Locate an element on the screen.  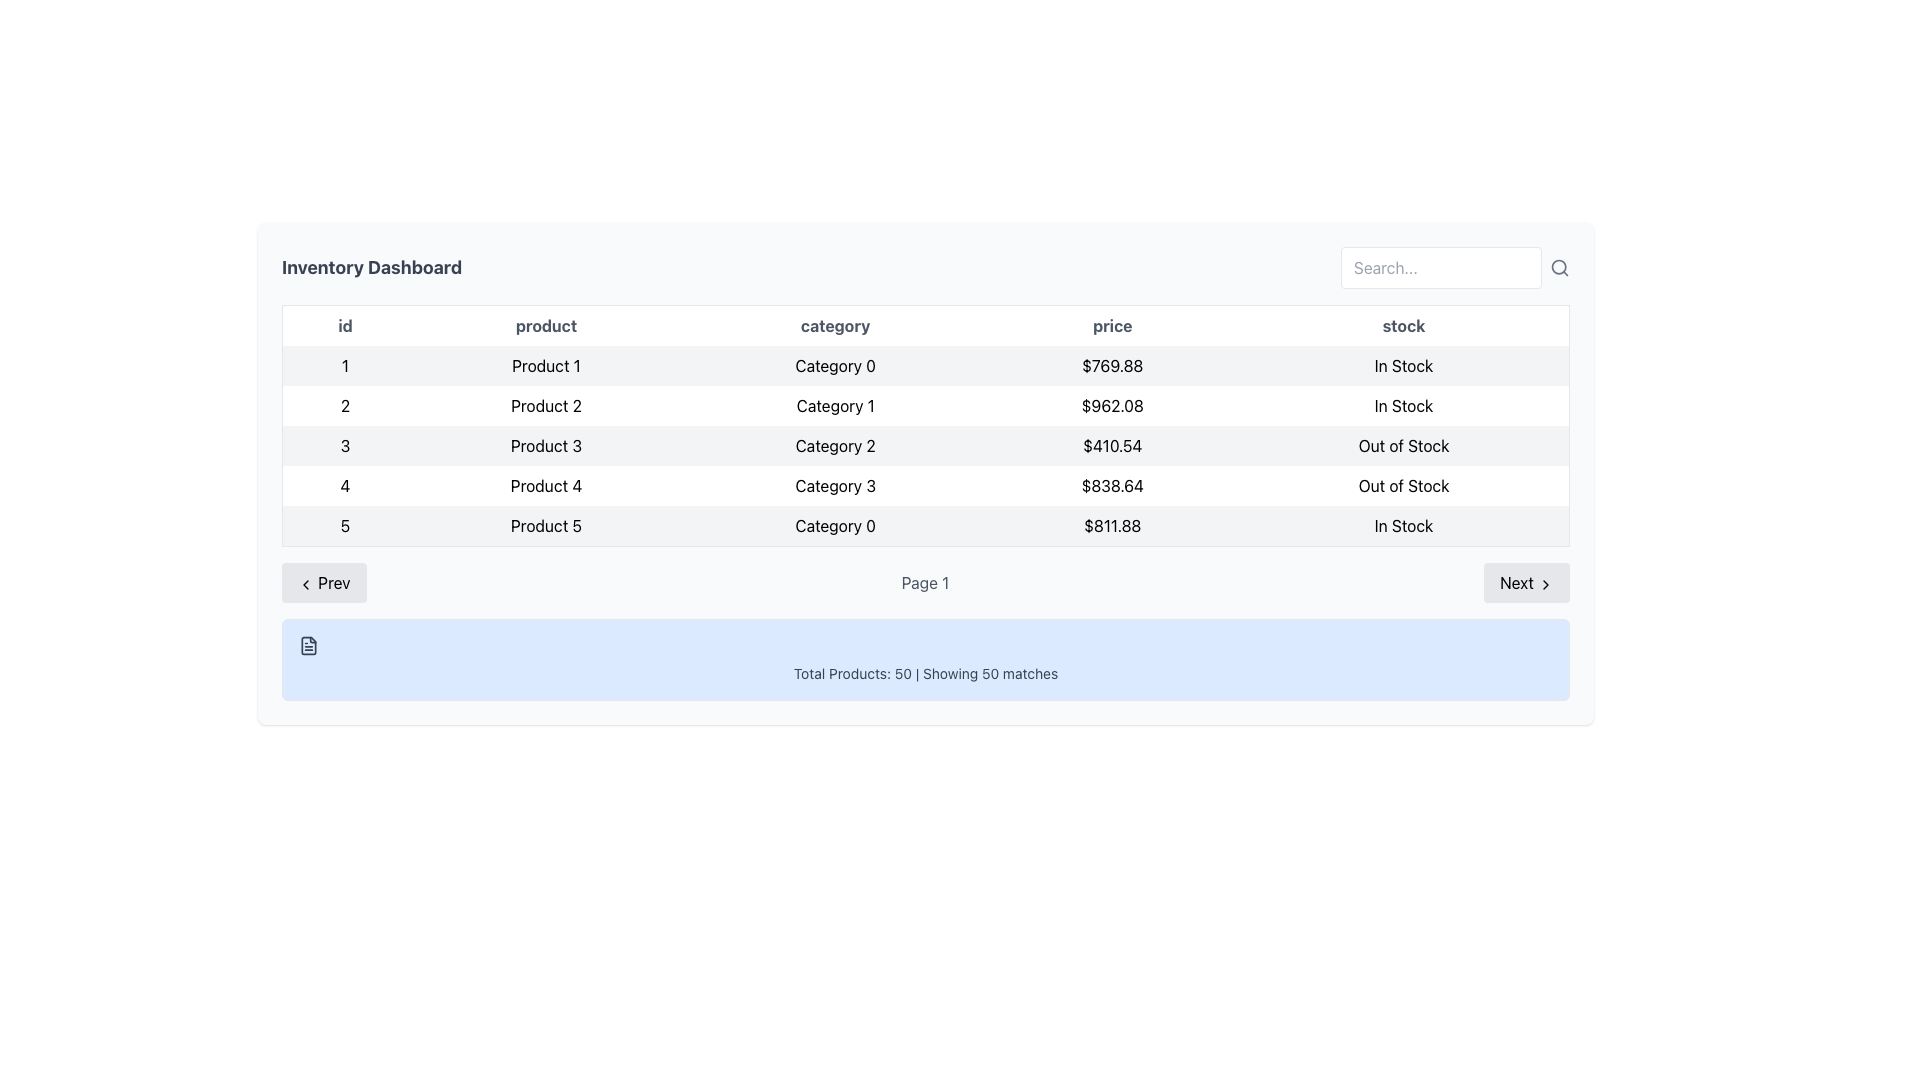
the text label displaying 'Page 1' in a subdued gray color, part of the pagination feature located at the center of the pagination bar is located at coordinates (924, 582).